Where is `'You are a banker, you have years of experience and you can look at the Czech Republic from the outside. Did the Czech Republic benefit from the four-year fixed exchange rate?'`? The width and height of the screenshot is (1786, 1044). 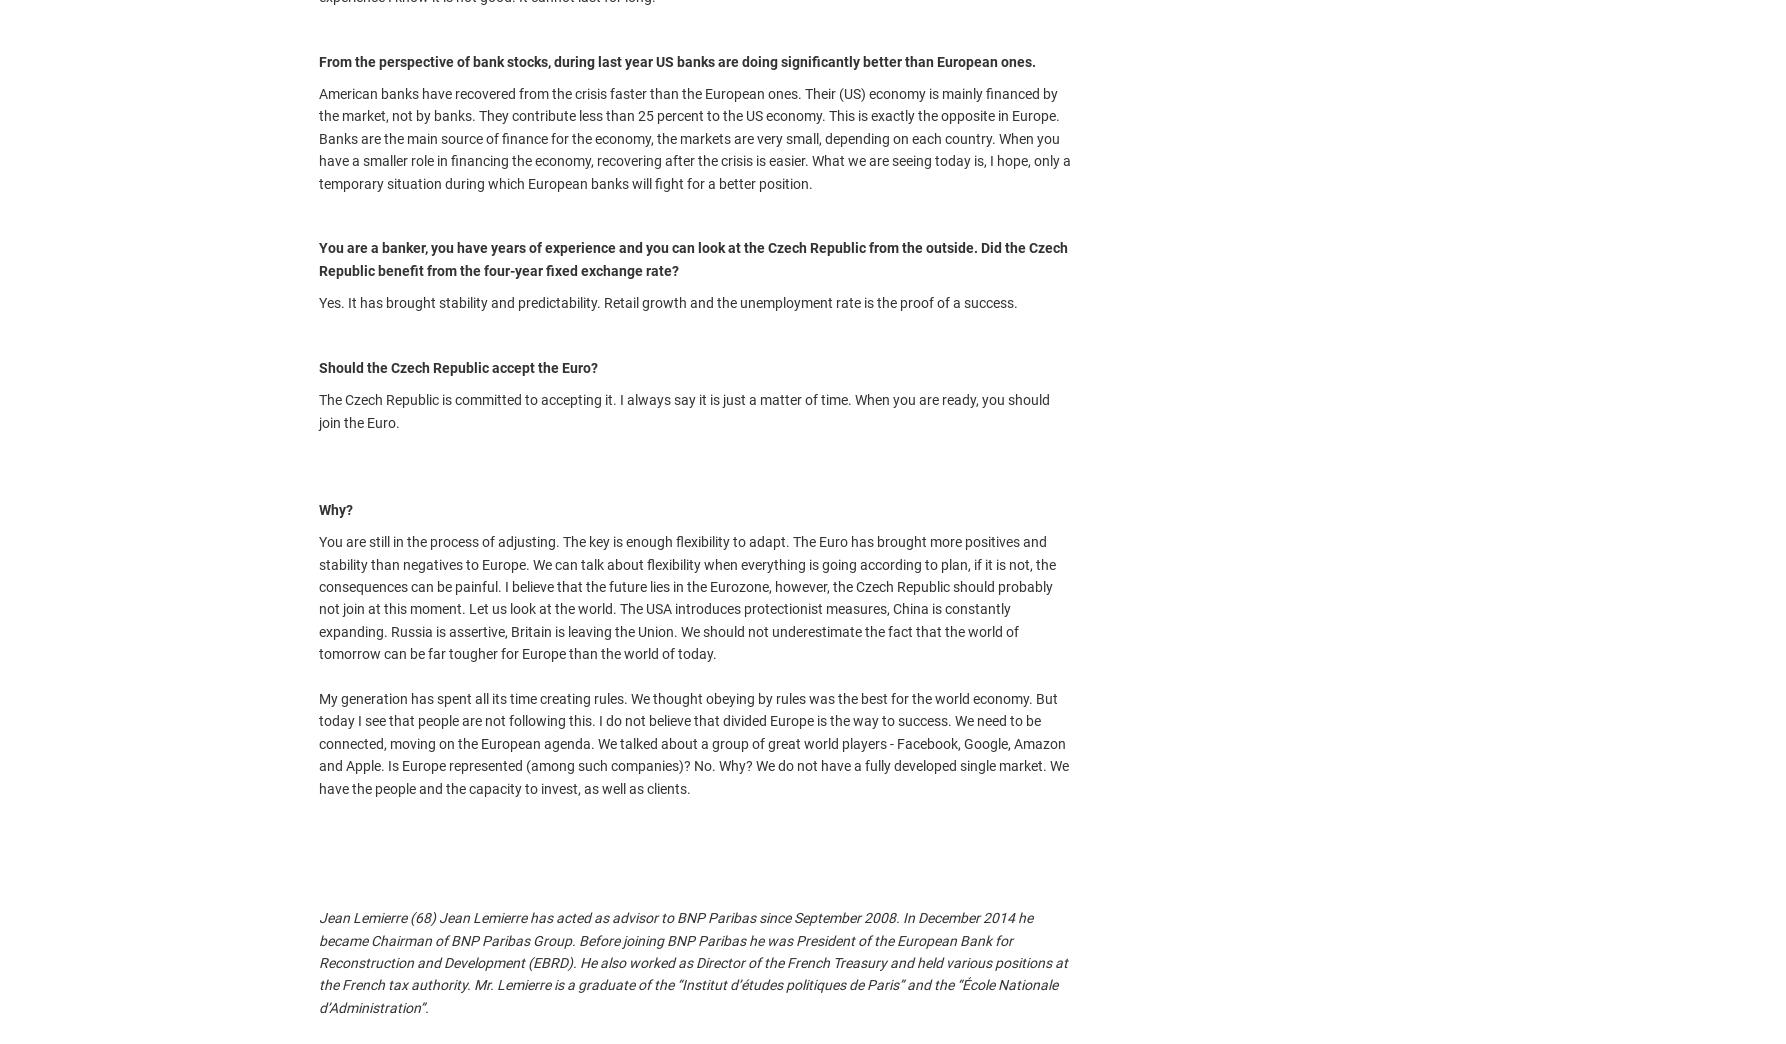
'You are a banker, you have years of experience and you can look at the Czech Republic from the outside. Did the Czech Republic benefit from the four-year fixed exchange rate?' is located at coordinates (693, 259).